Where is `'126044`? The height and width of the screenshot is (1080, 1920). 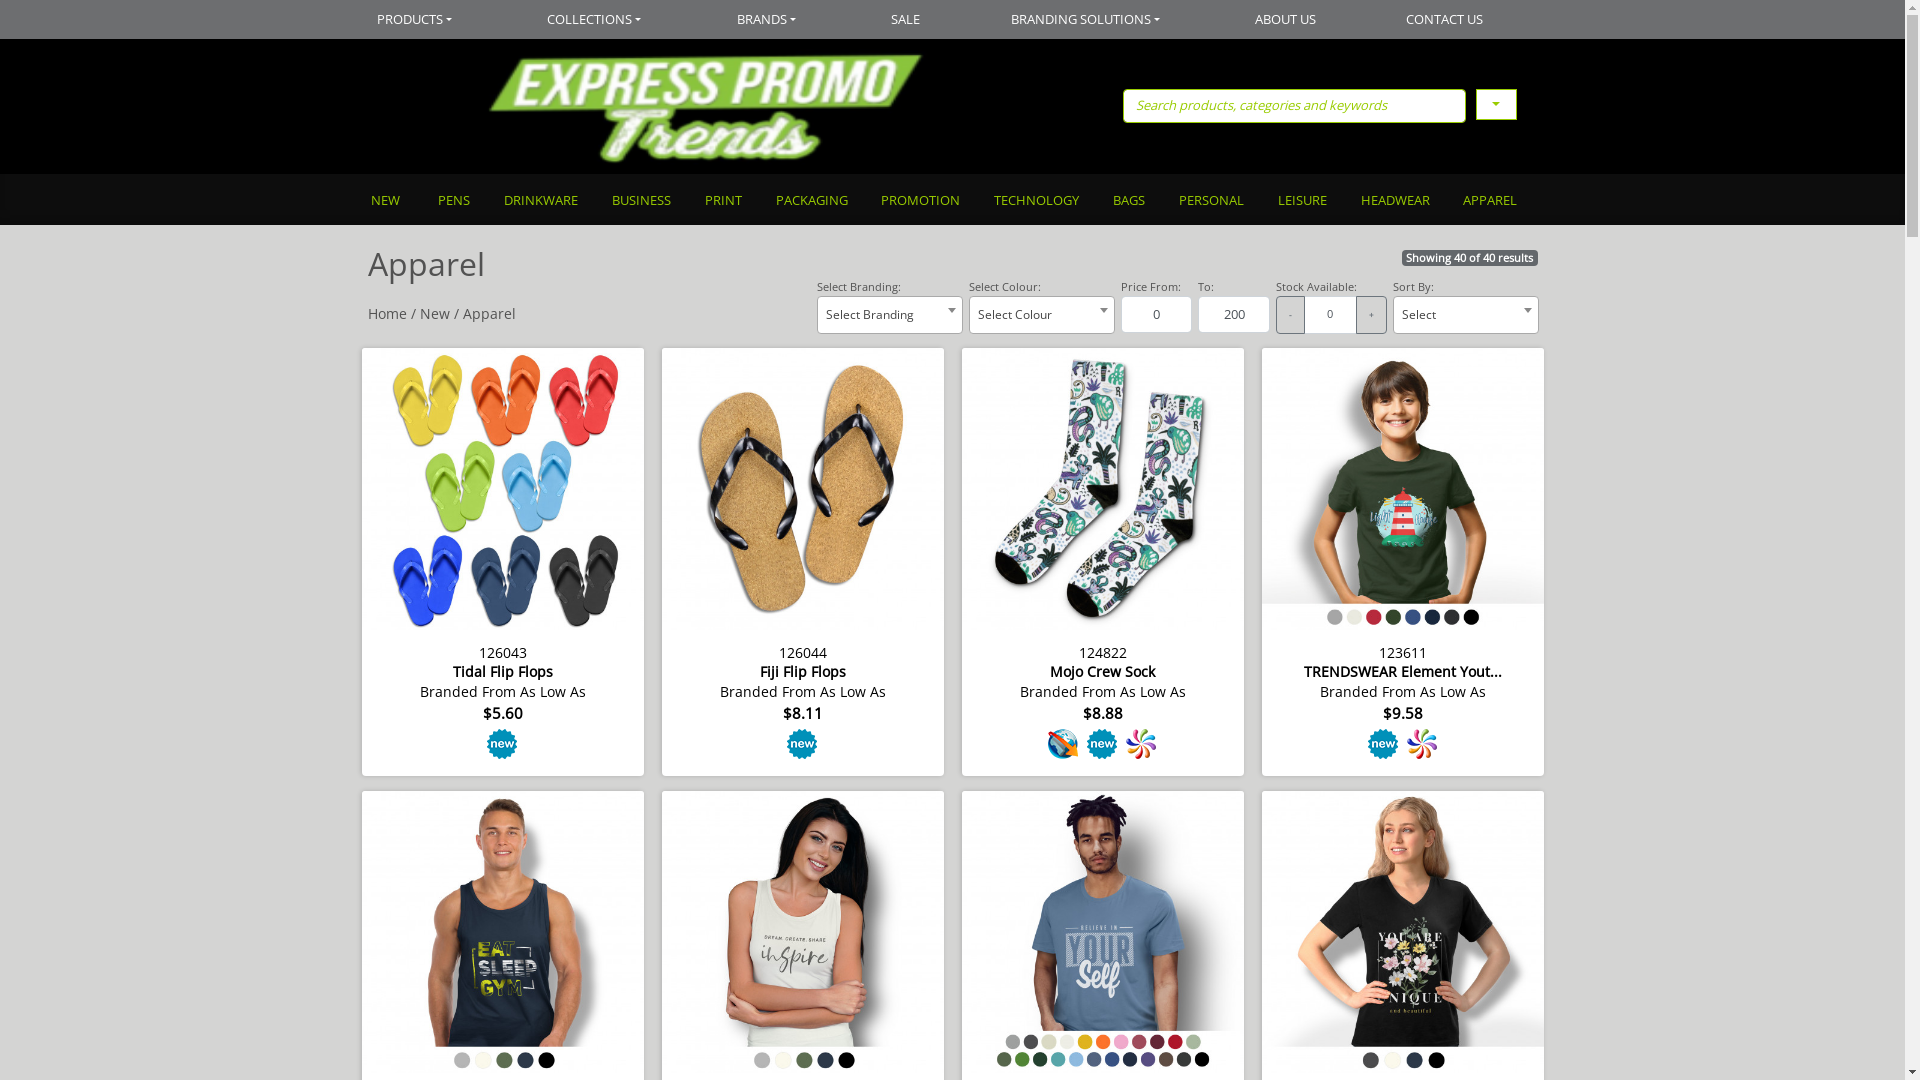
'126044 is located at coordinates (802, 559).